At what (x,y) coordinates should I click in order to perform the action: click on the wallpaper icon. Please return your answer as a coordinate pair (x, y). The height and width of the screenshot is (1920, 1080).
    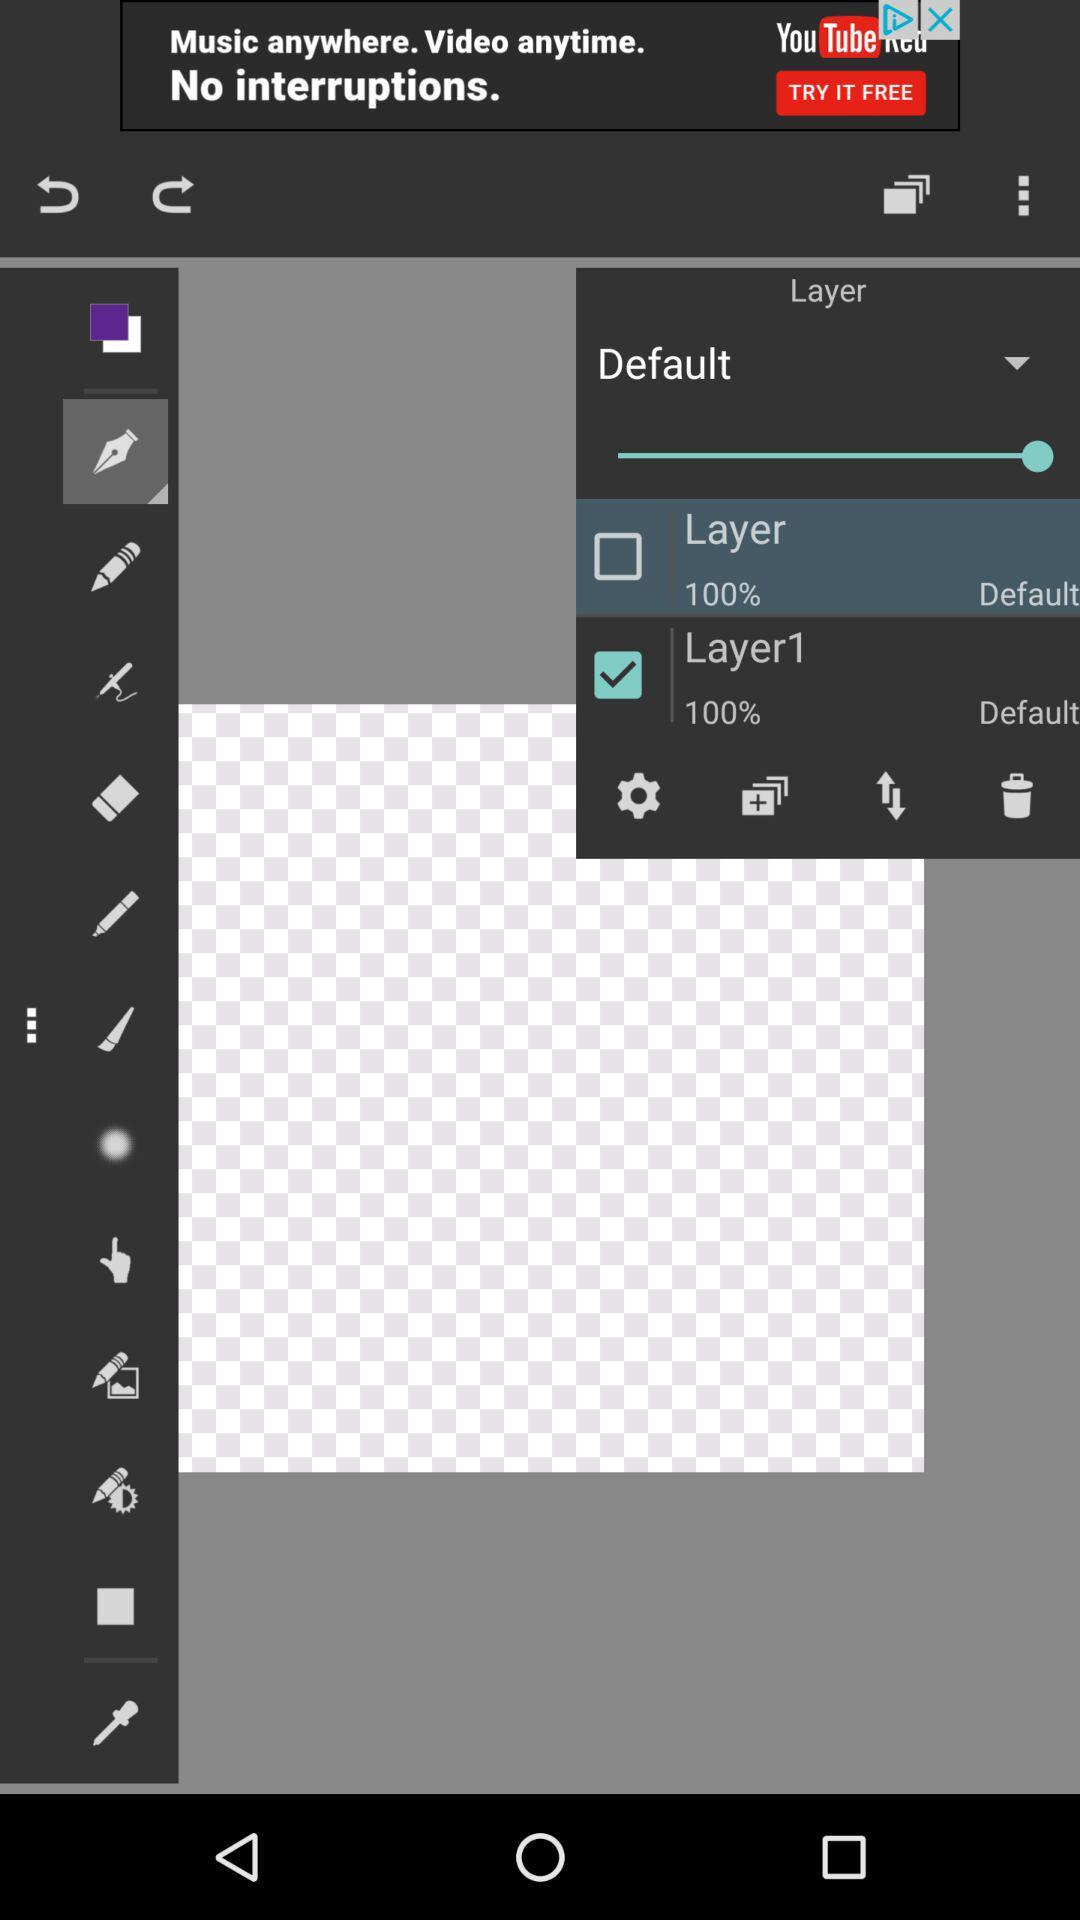
    Looking at the image, I should click on (115, 1374).